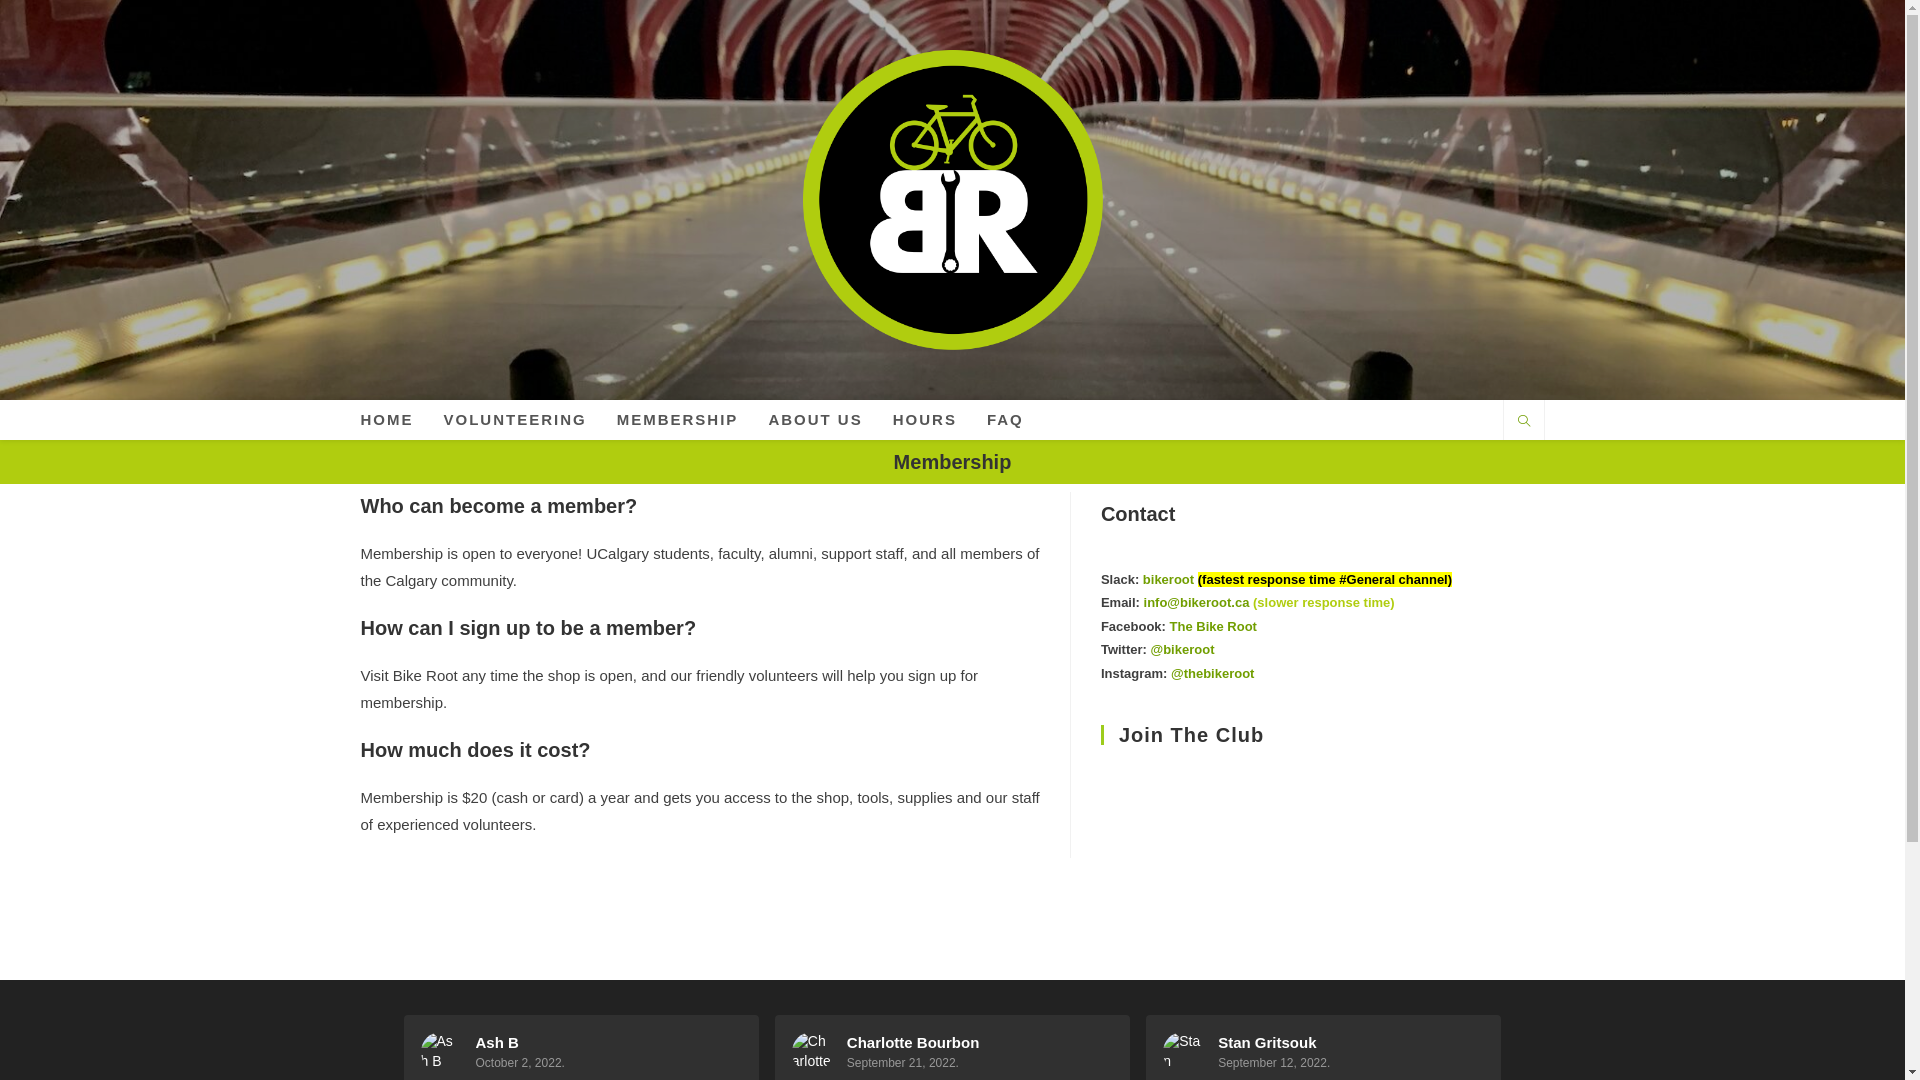 This screenshot has height=1080, width=1920. Describe the element at coordinates (752, 419) in the screenshot. I see `'ABOUT US'` at that location.